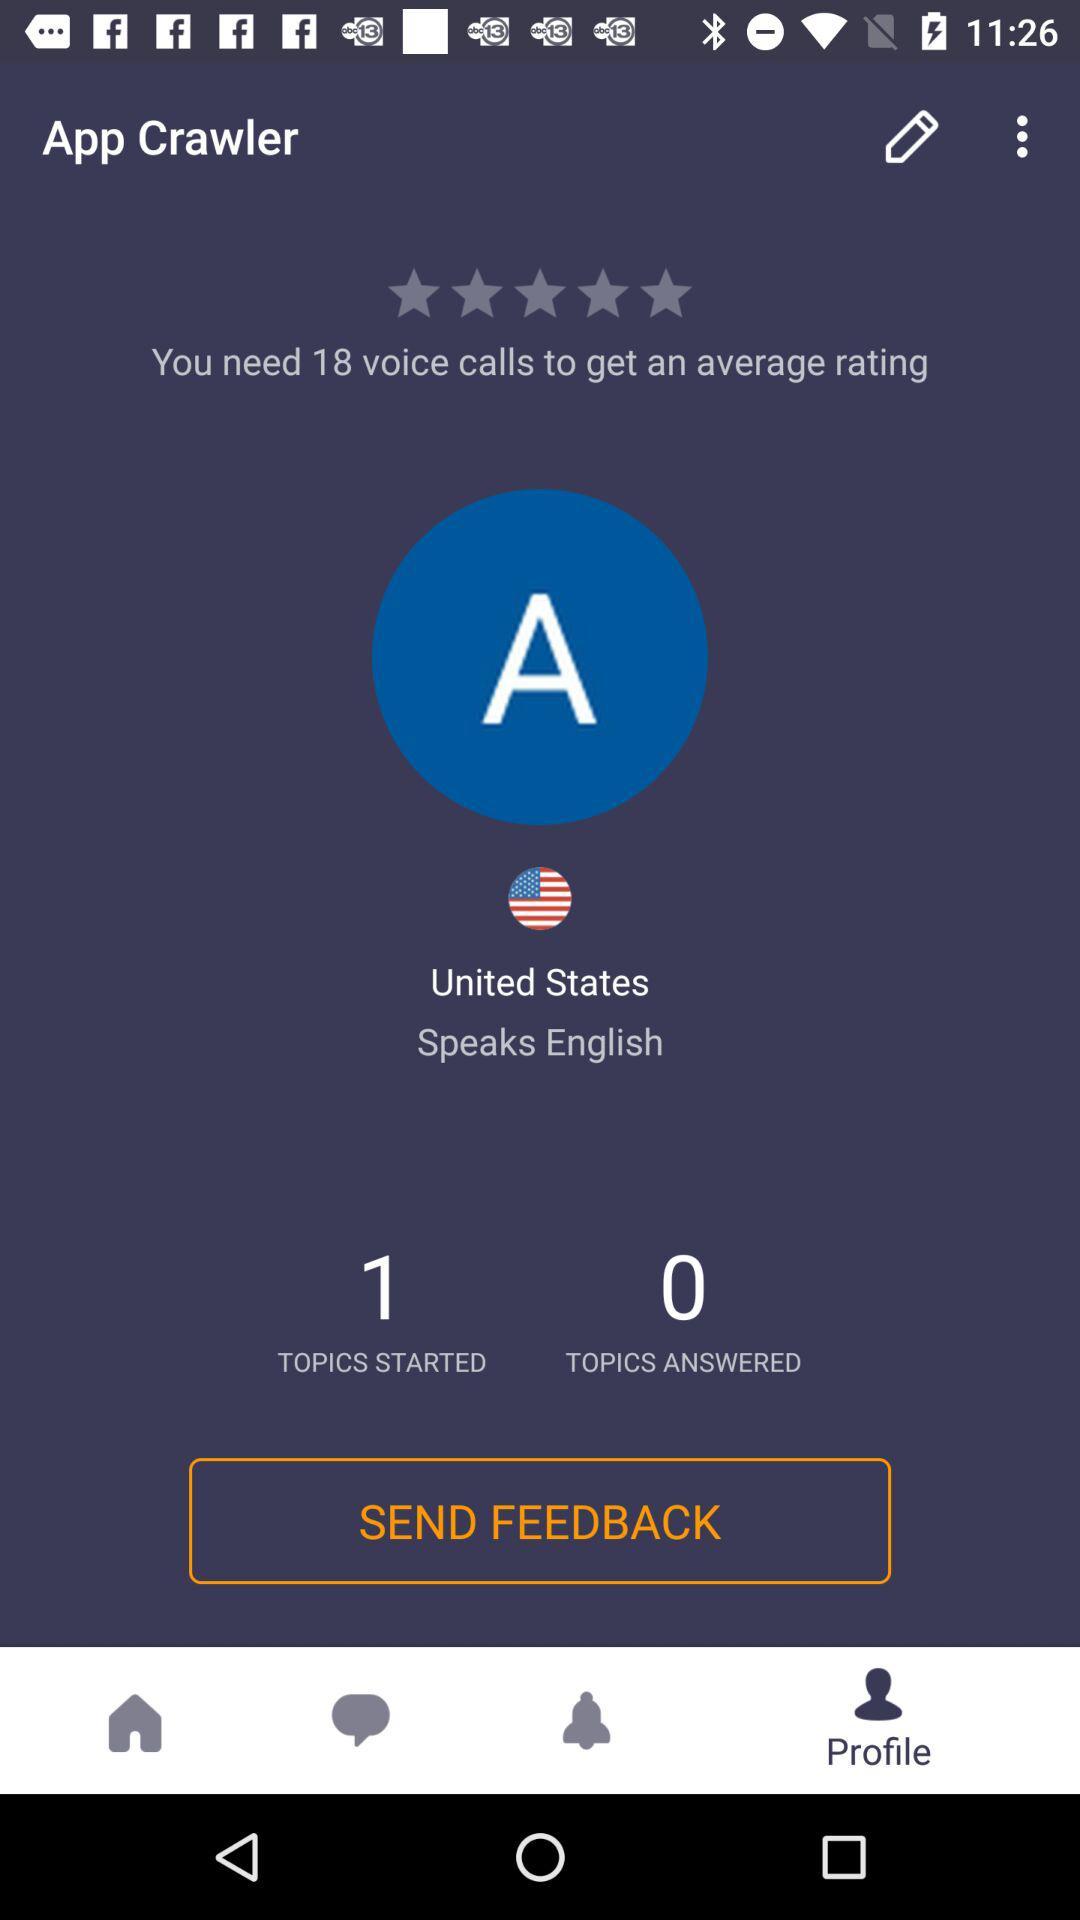  I want to click on the send feedback icon, so click(540, 1520).